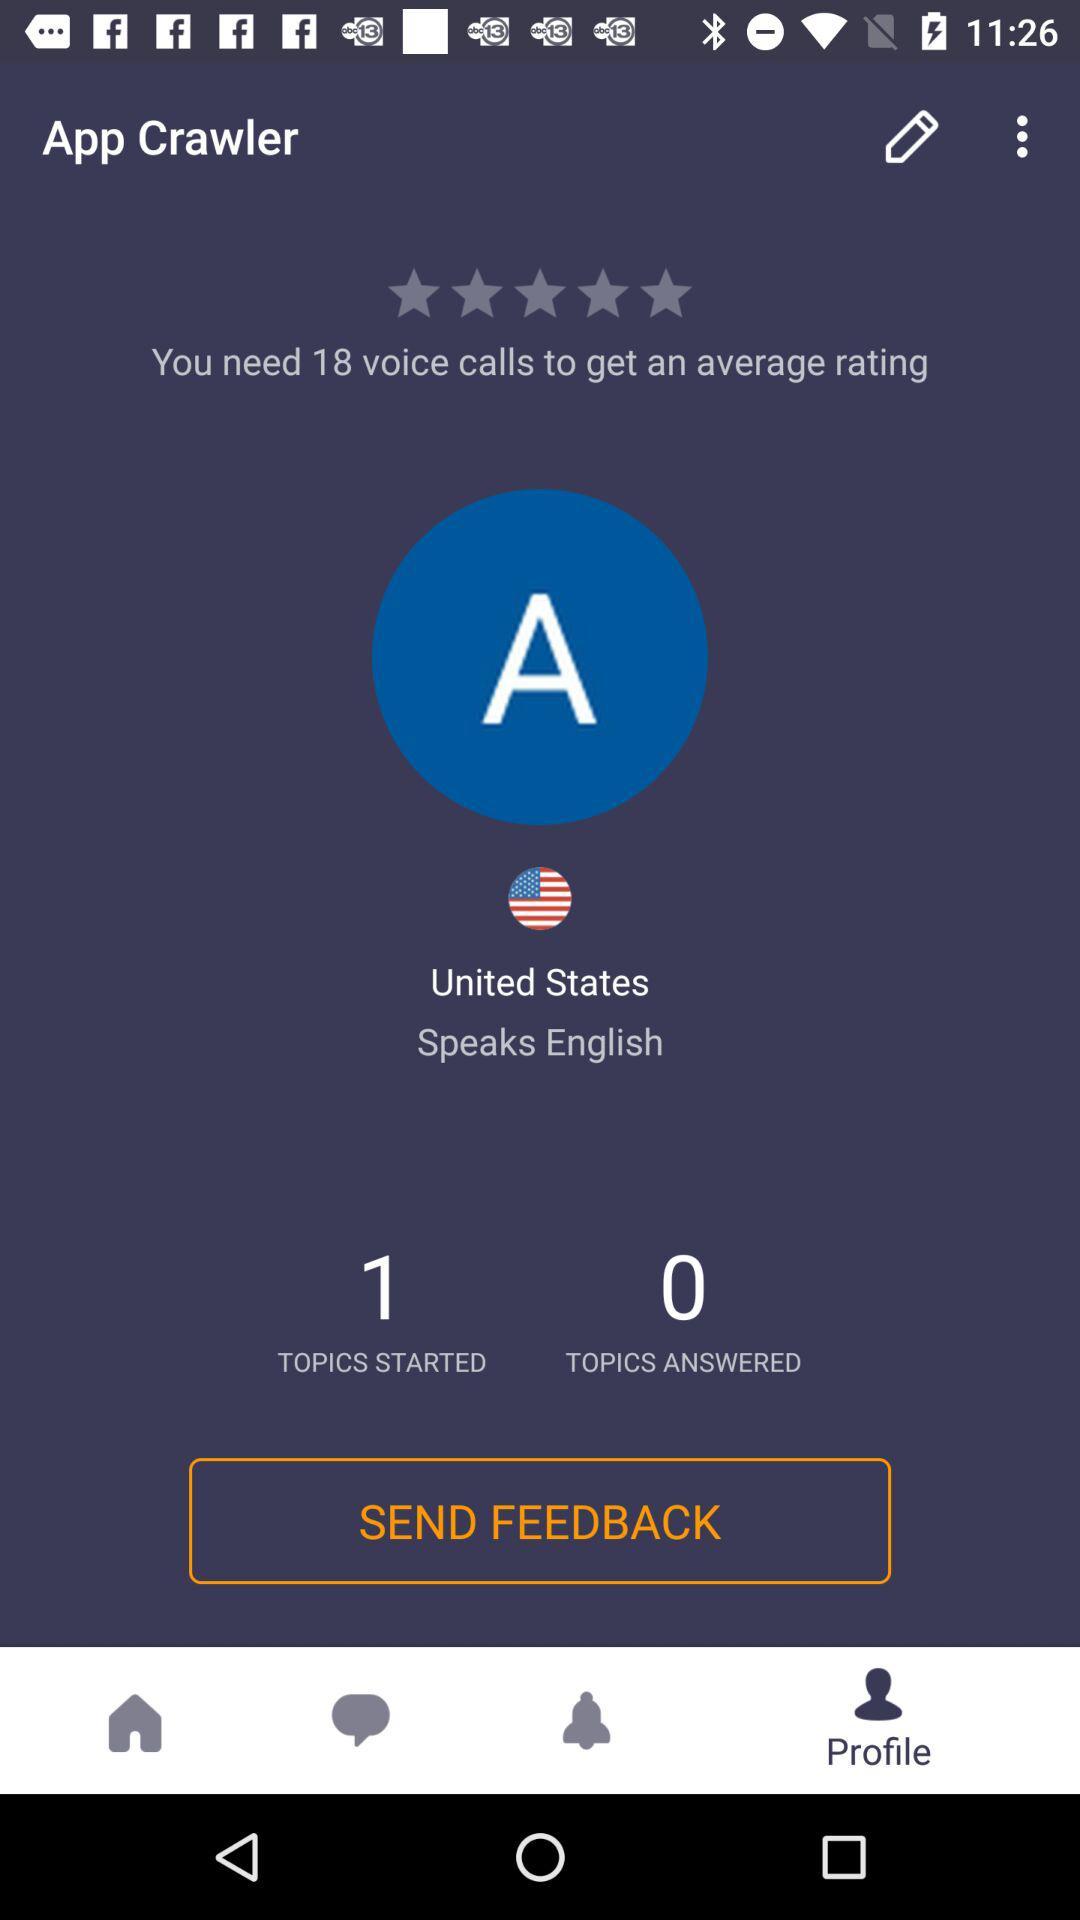  I want to click on the send feedback icon, so click(540, 1520).